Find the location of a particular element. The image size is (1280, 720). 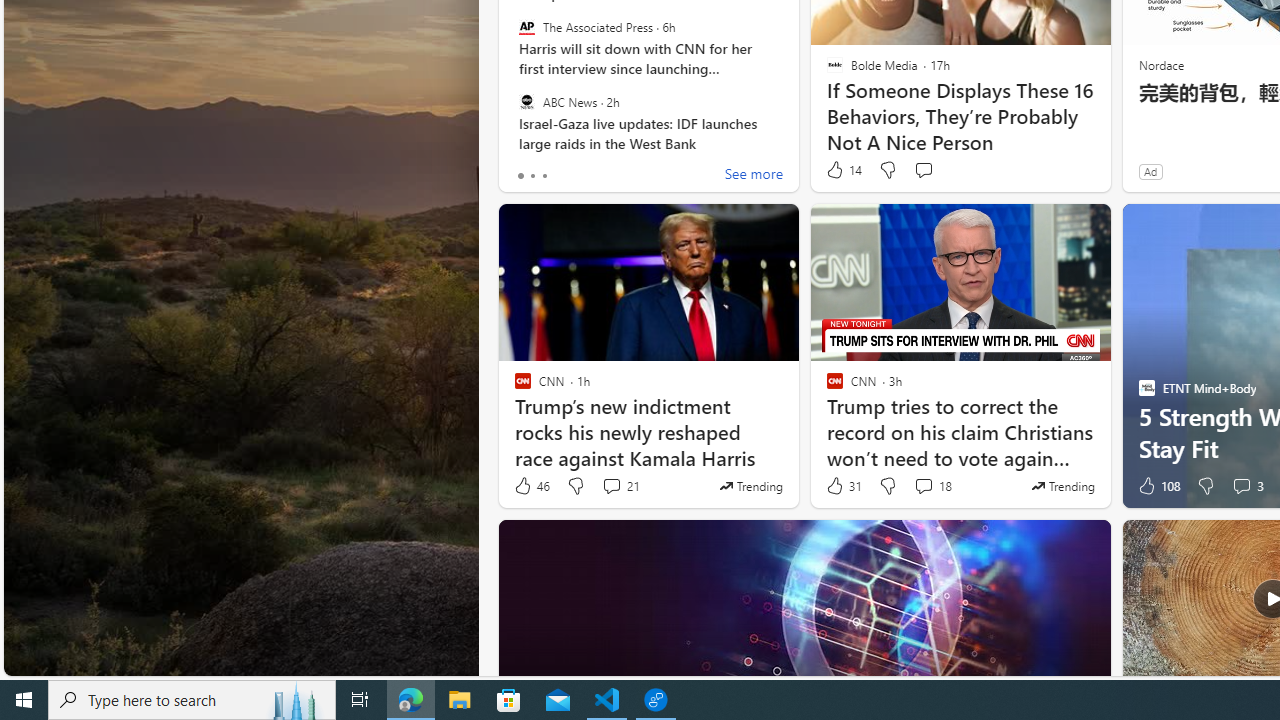

'ABC News' is located at coordinates (526, 101).